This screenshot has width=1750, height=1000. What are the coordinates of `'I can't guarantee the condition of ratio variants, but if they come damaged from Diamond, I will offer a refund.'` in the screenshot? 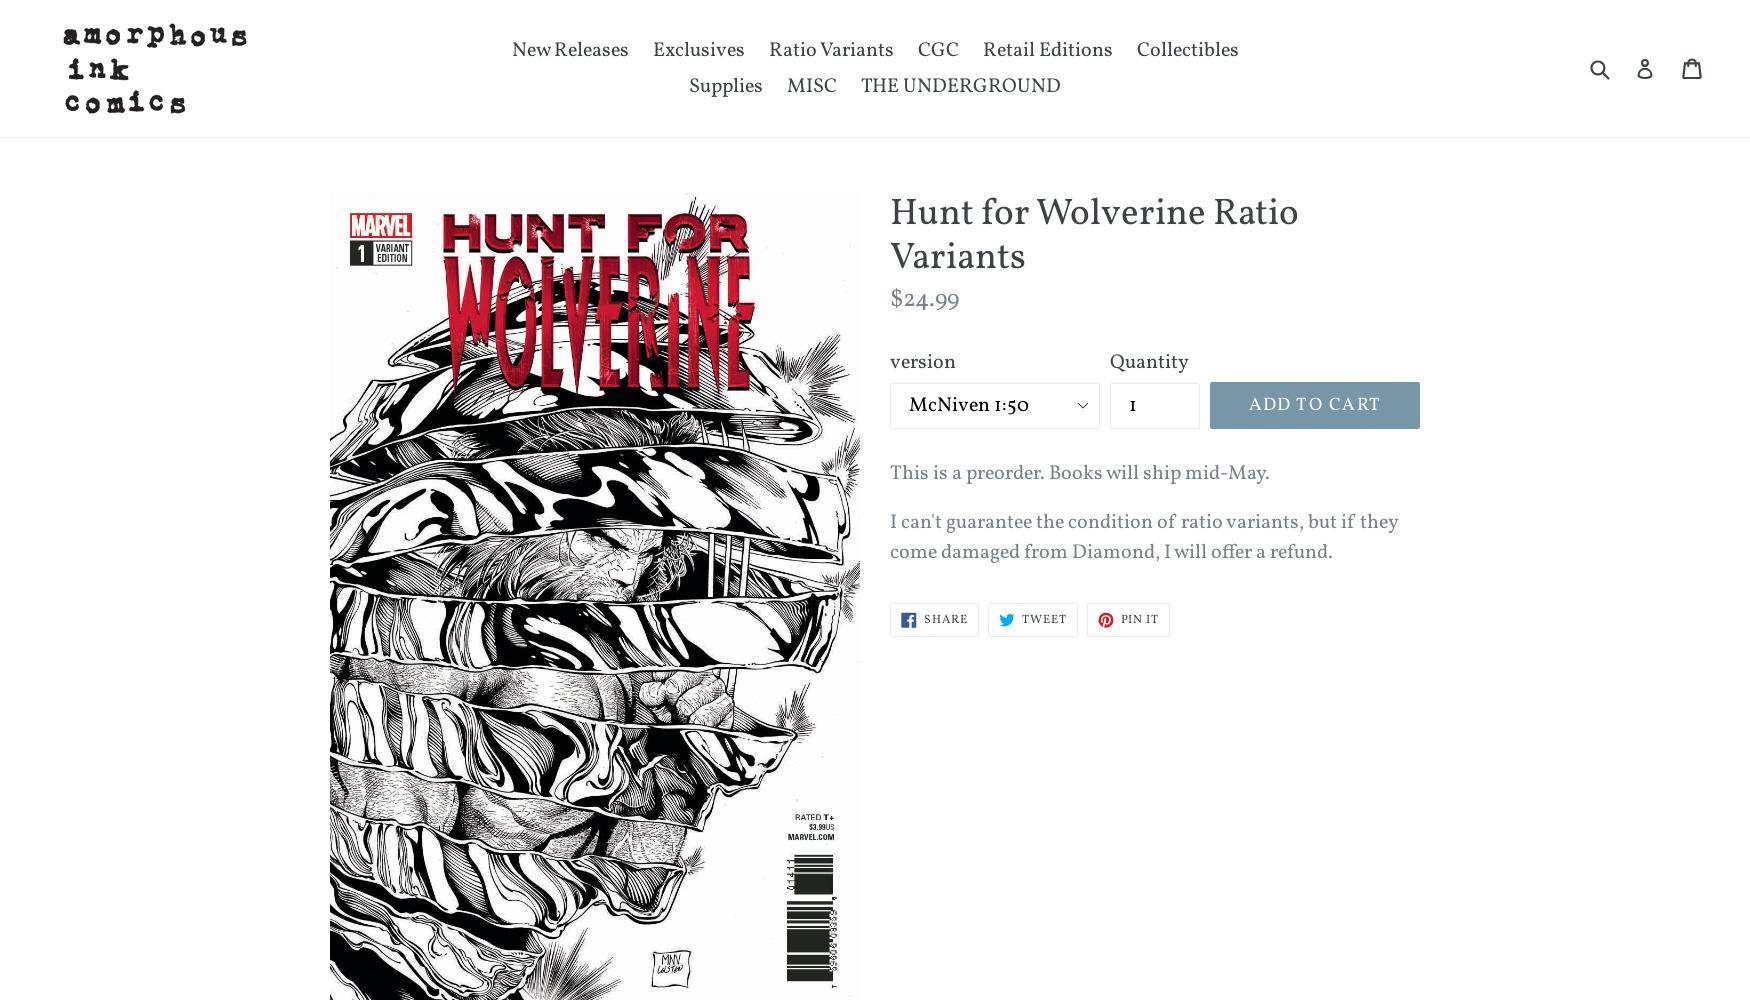 It's located at (1142, 538).